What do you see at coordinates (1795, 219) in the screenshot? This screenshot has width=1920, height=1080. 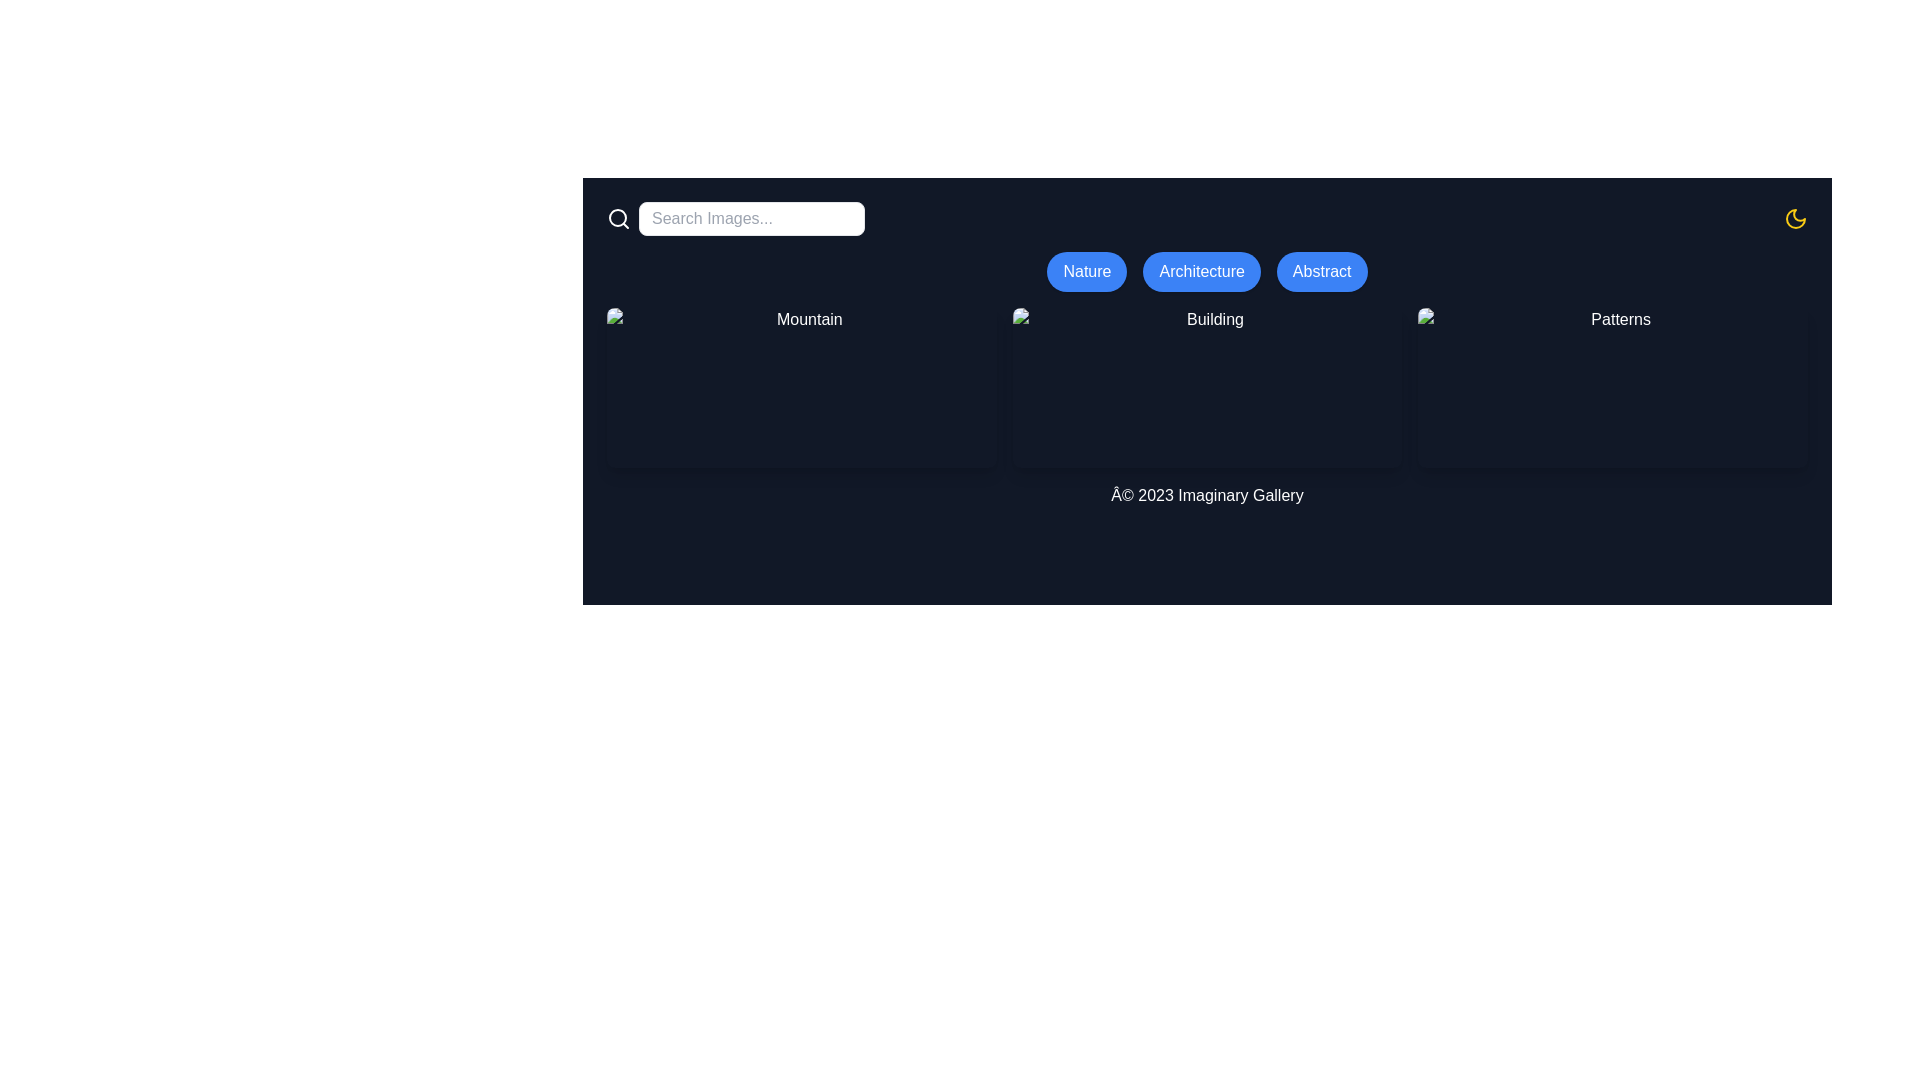 I see `the yellow crescent moon icon button located at the top right corner of the webpage` at bounding box center [1795, 219].